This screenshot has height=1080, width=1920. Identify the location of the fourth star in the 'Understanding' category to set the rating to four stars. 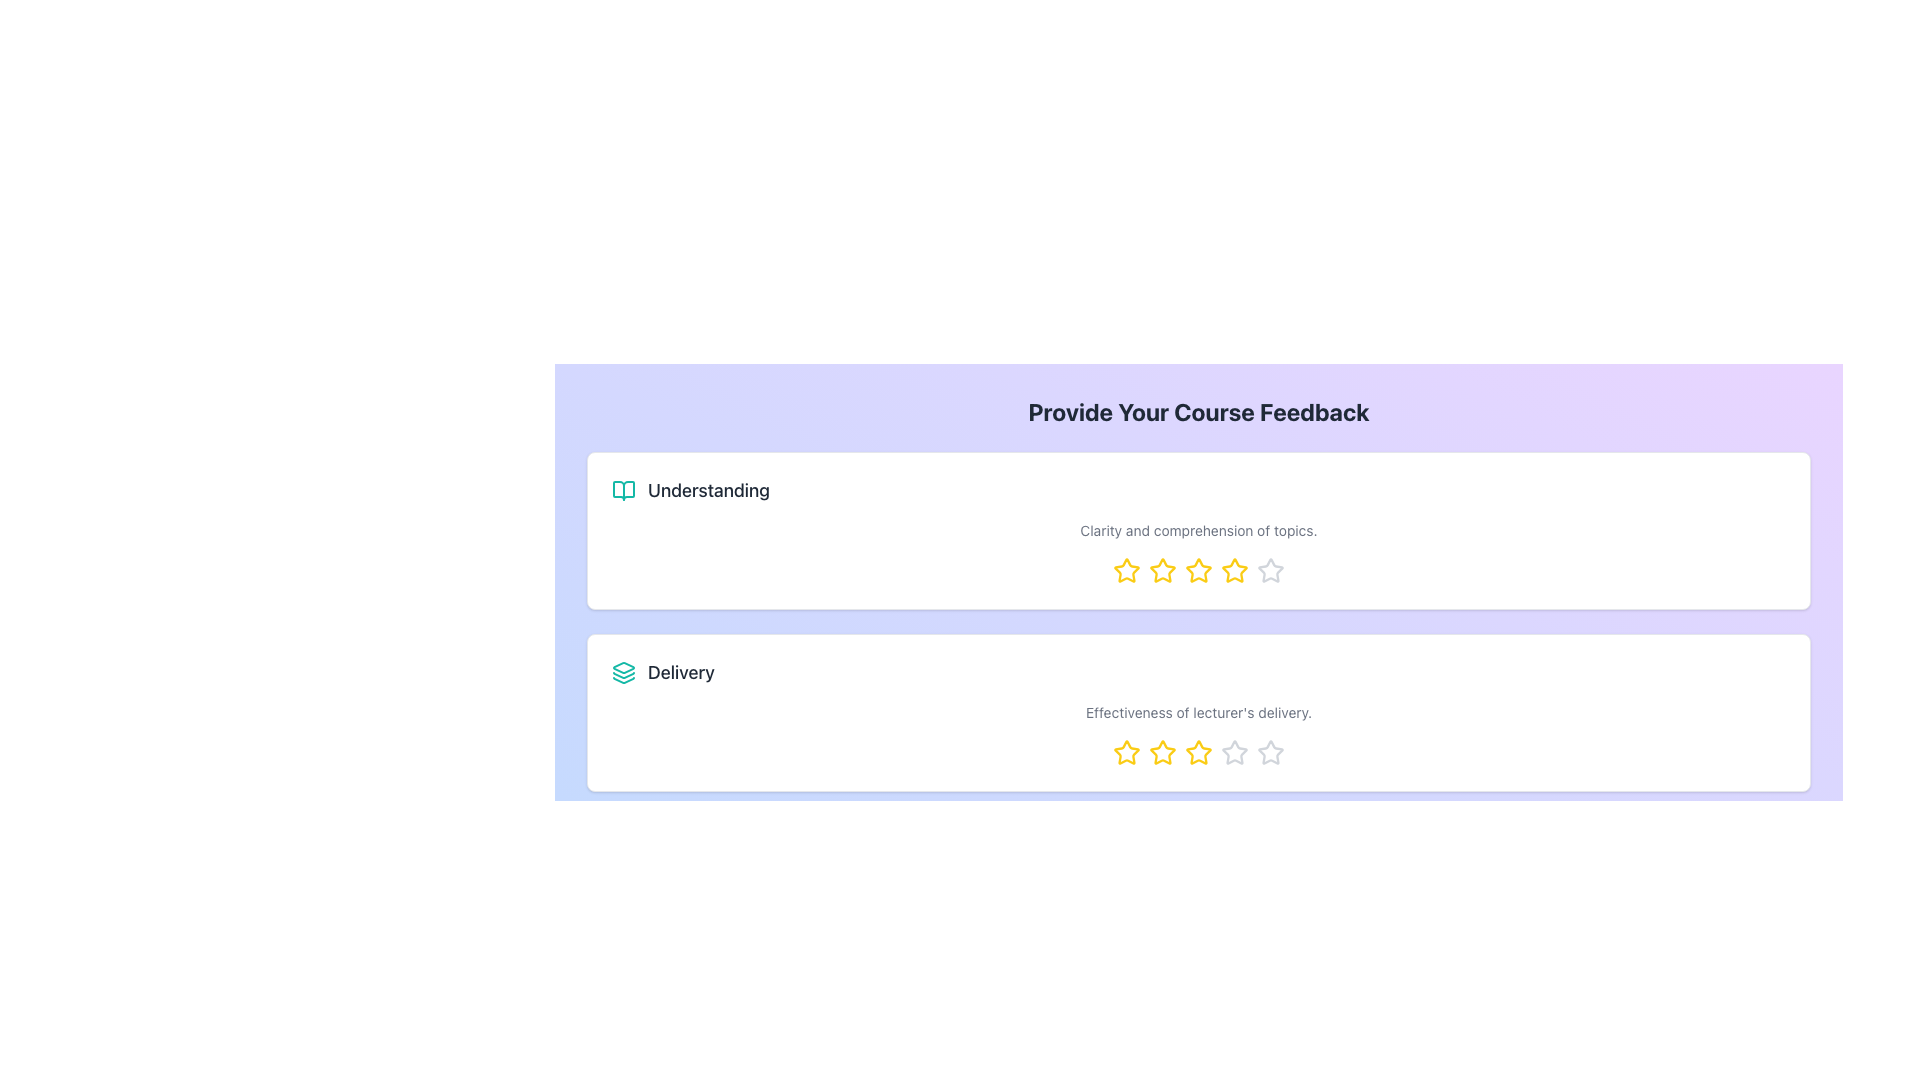
(1198, 570).